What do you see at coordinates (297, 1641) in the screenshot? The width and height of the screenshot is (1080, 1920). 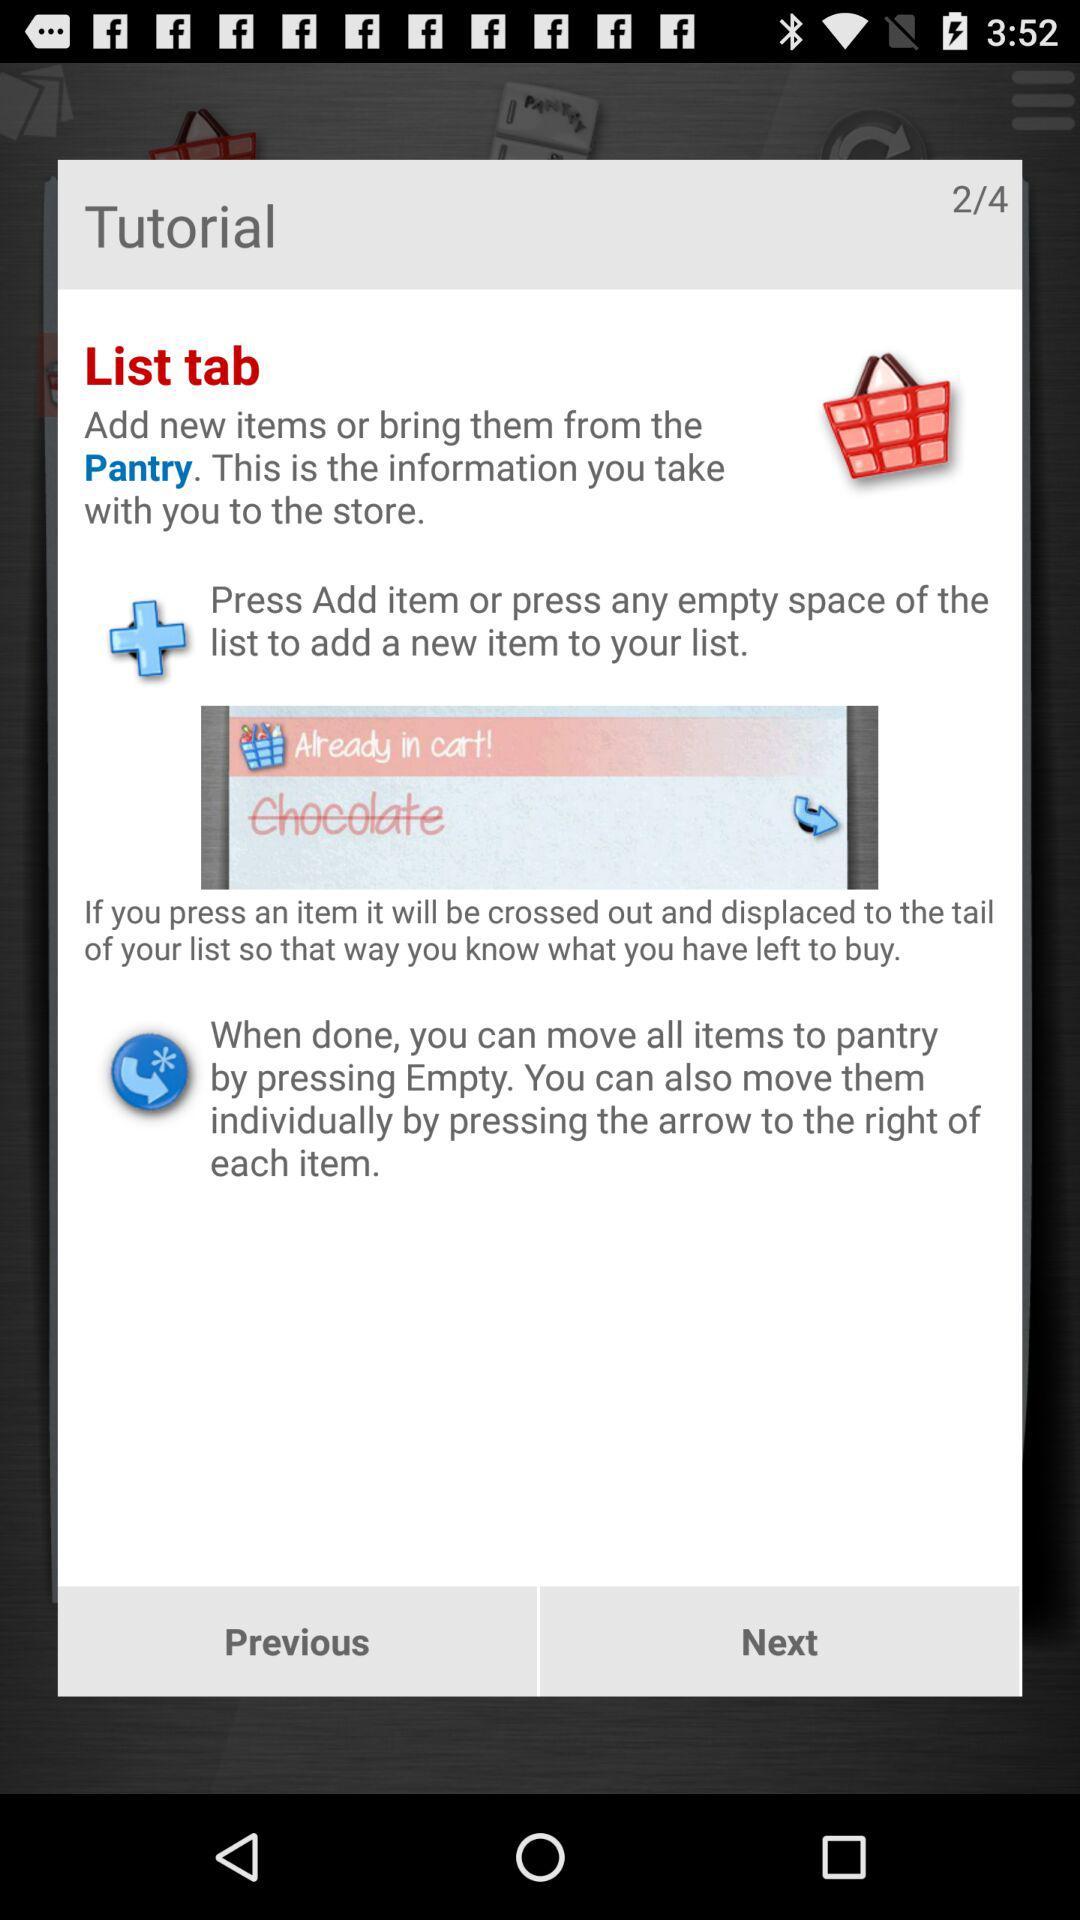 I see `the item next to the next button` at bounding box center [297, 1641].